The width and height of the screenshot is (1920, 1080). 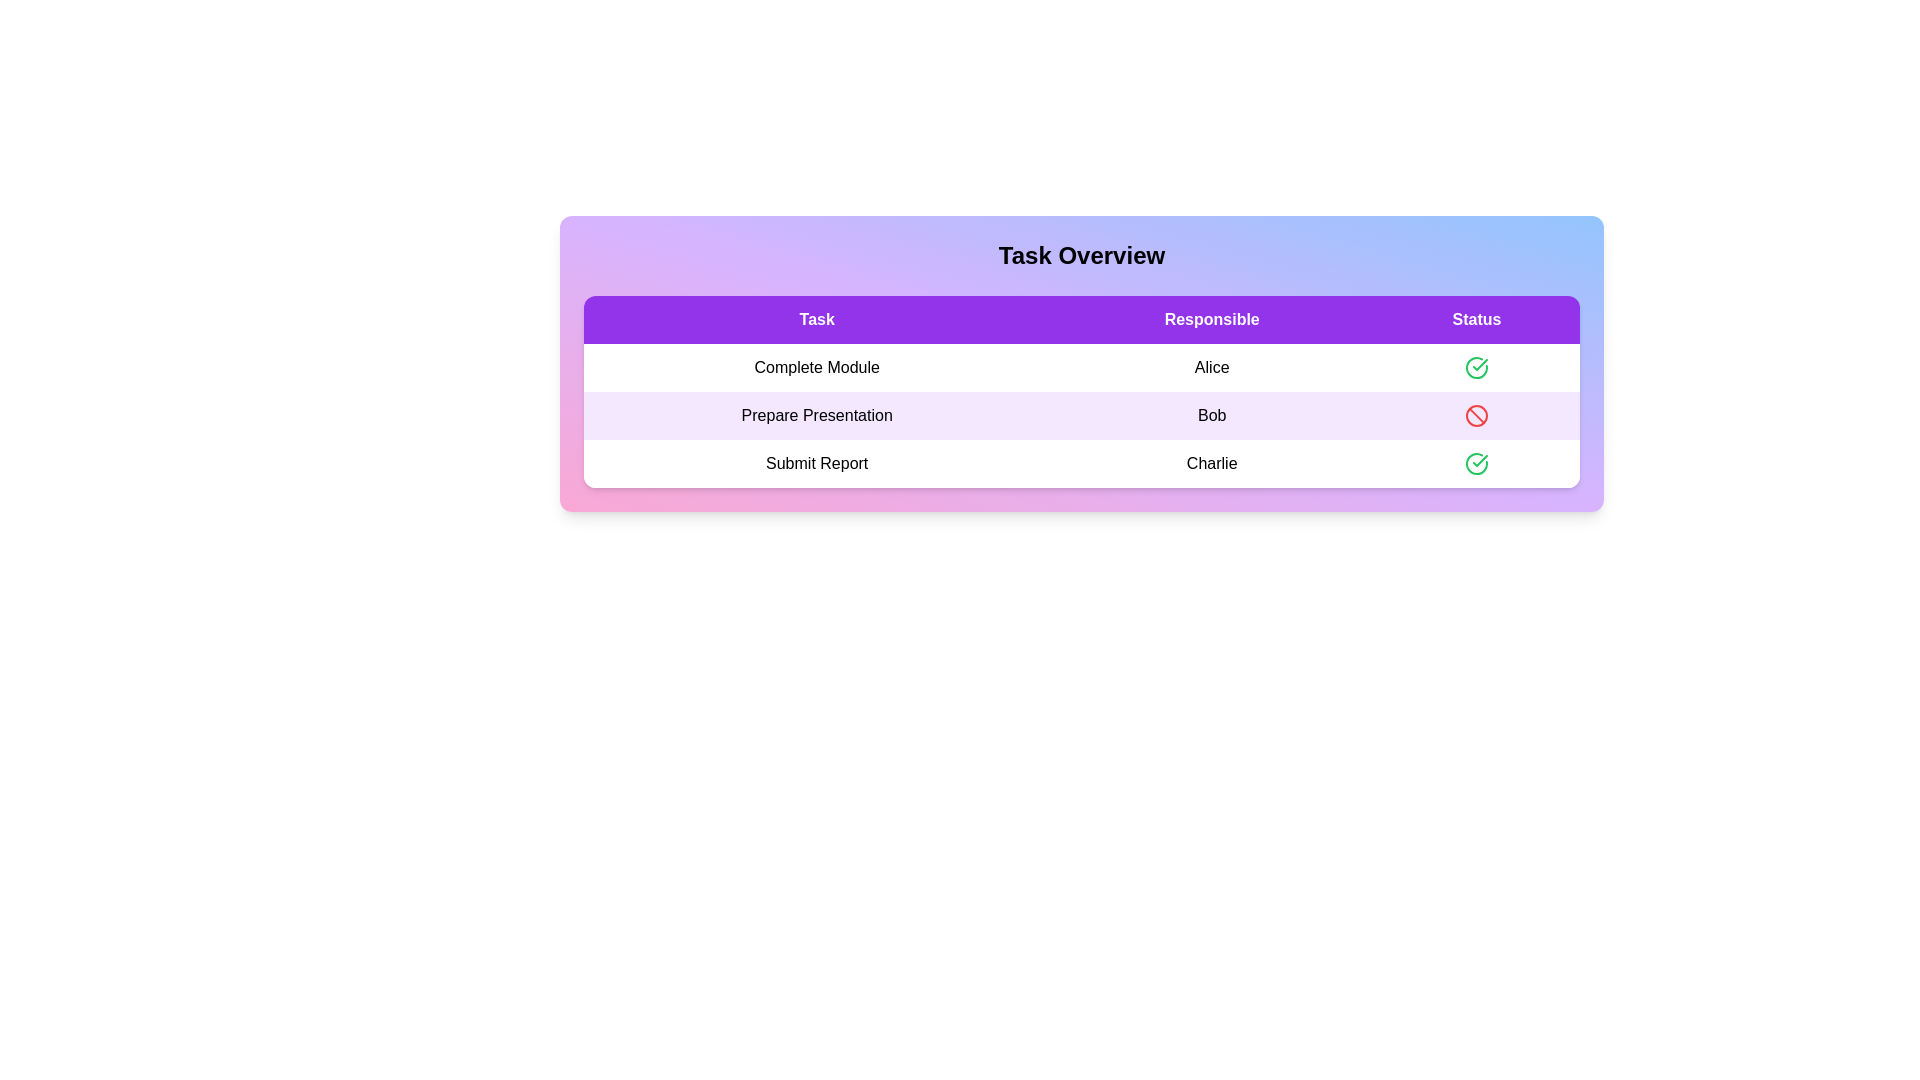 What do you see at coordinates (1477, 415) in the screenshot?
I see `the status icon indicating the task 'Prepare Presentation' to interact with it, as it is located in the third column of the second row of the table` at bounding box center [1477, 415].